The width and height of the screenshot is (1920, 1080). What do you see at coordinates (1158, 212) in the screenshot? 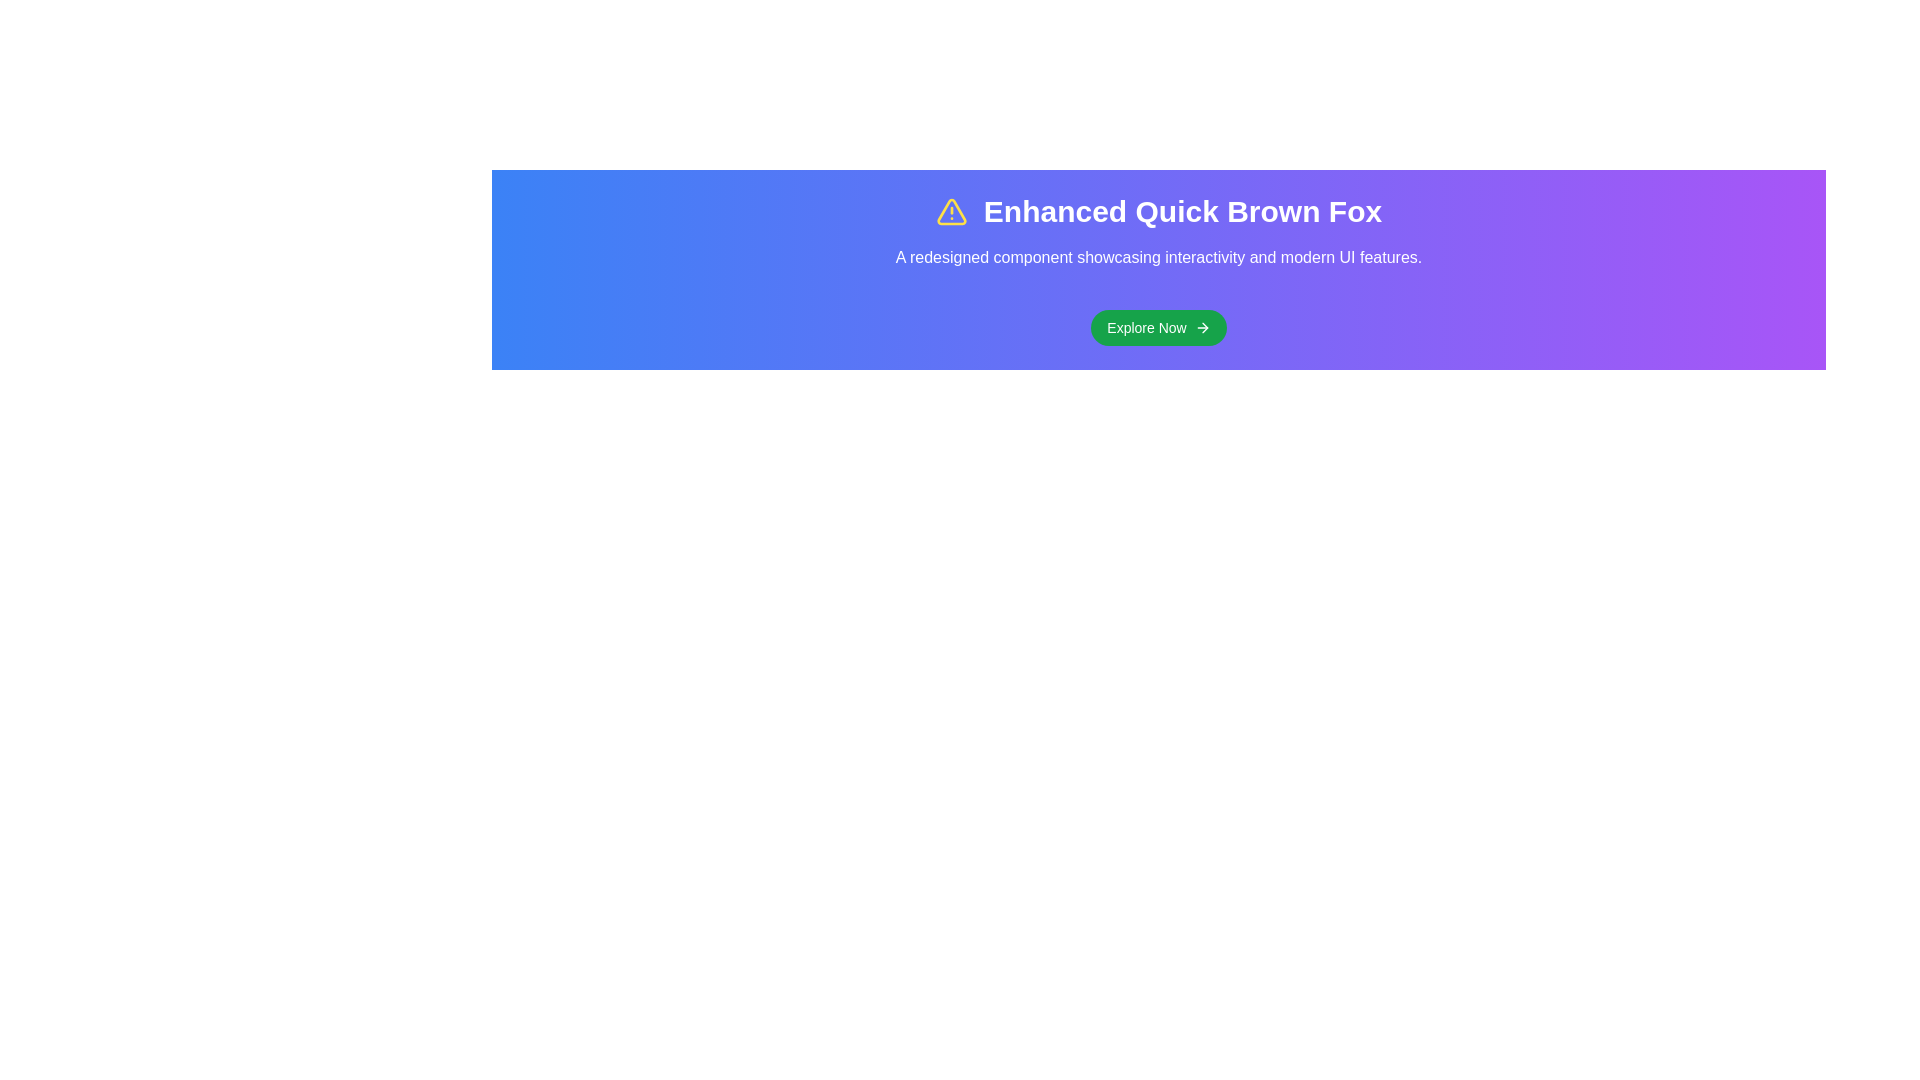
I see `the bold title text 'Enhanced Quick Brown Fox' with a yellow triangular alert icon, prominently displayed on a gradient background` at bounding box center [1158, 212].